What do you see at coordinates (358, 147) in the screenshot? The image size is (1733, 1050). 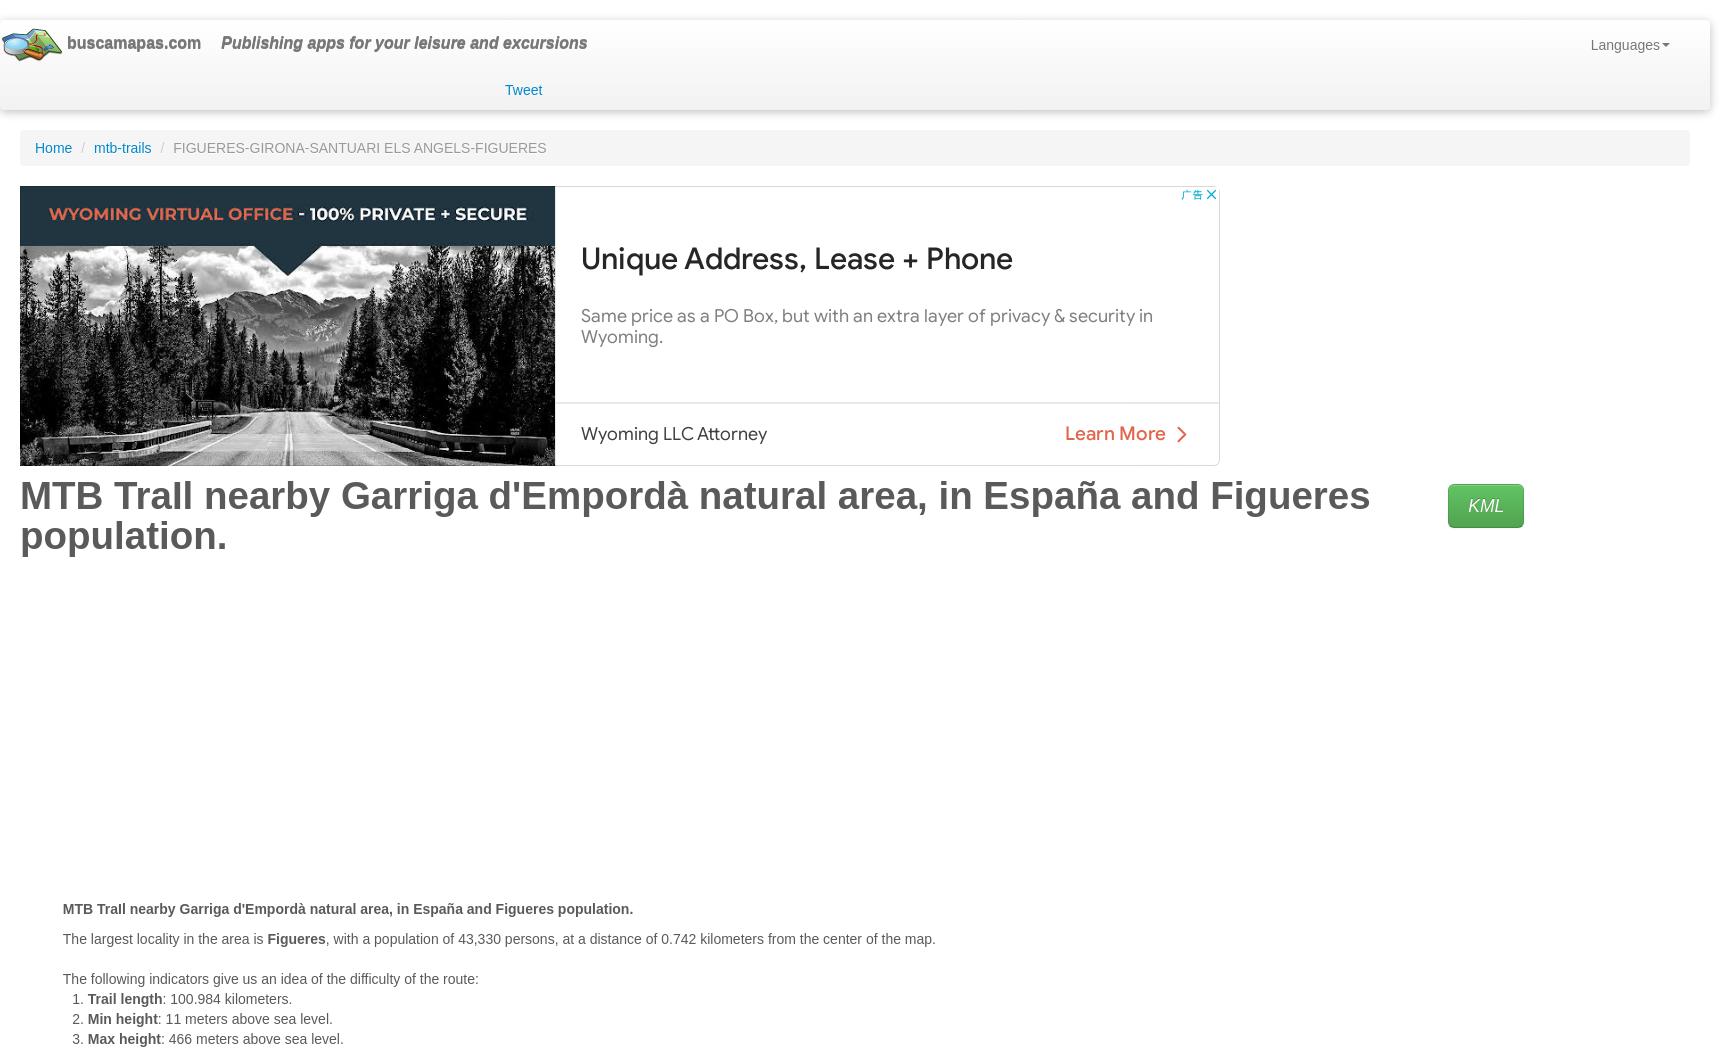 I see `'FIGUERES-GIRONA-SANTUARI ELS ANGELS-FIGUERES'` at bounding box center [358, 147].